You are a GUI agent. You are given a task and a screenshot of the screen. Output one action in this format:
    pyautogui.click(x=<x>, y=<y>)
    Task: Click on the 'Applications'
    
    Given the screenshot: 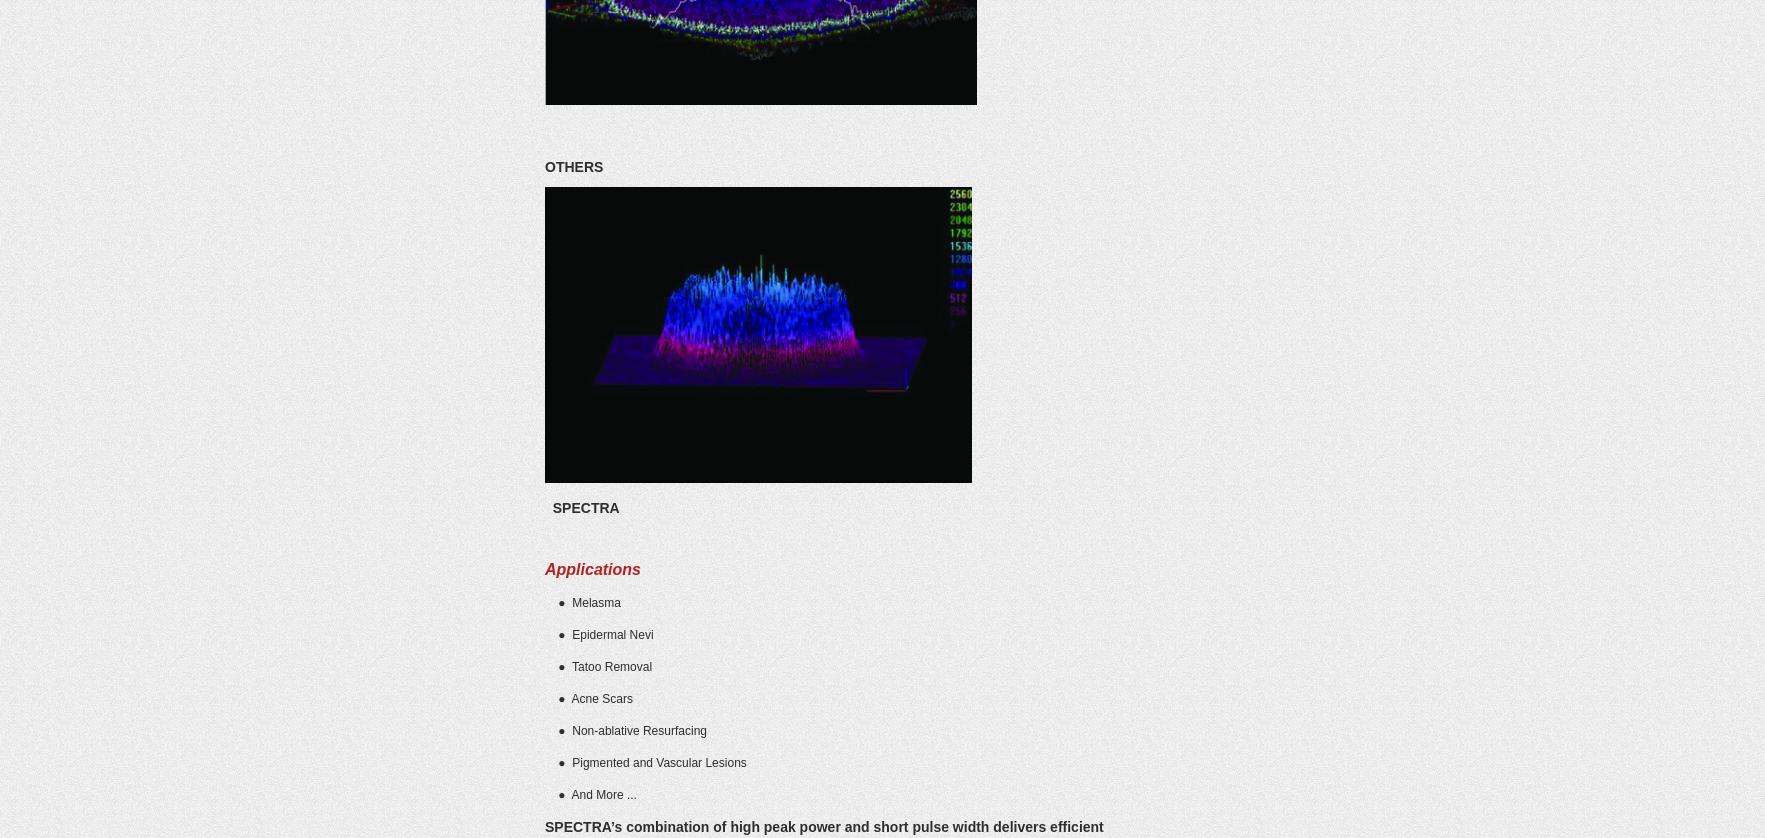 What is the action you would take?
    pyautogui.click(x=592, y=569)
    